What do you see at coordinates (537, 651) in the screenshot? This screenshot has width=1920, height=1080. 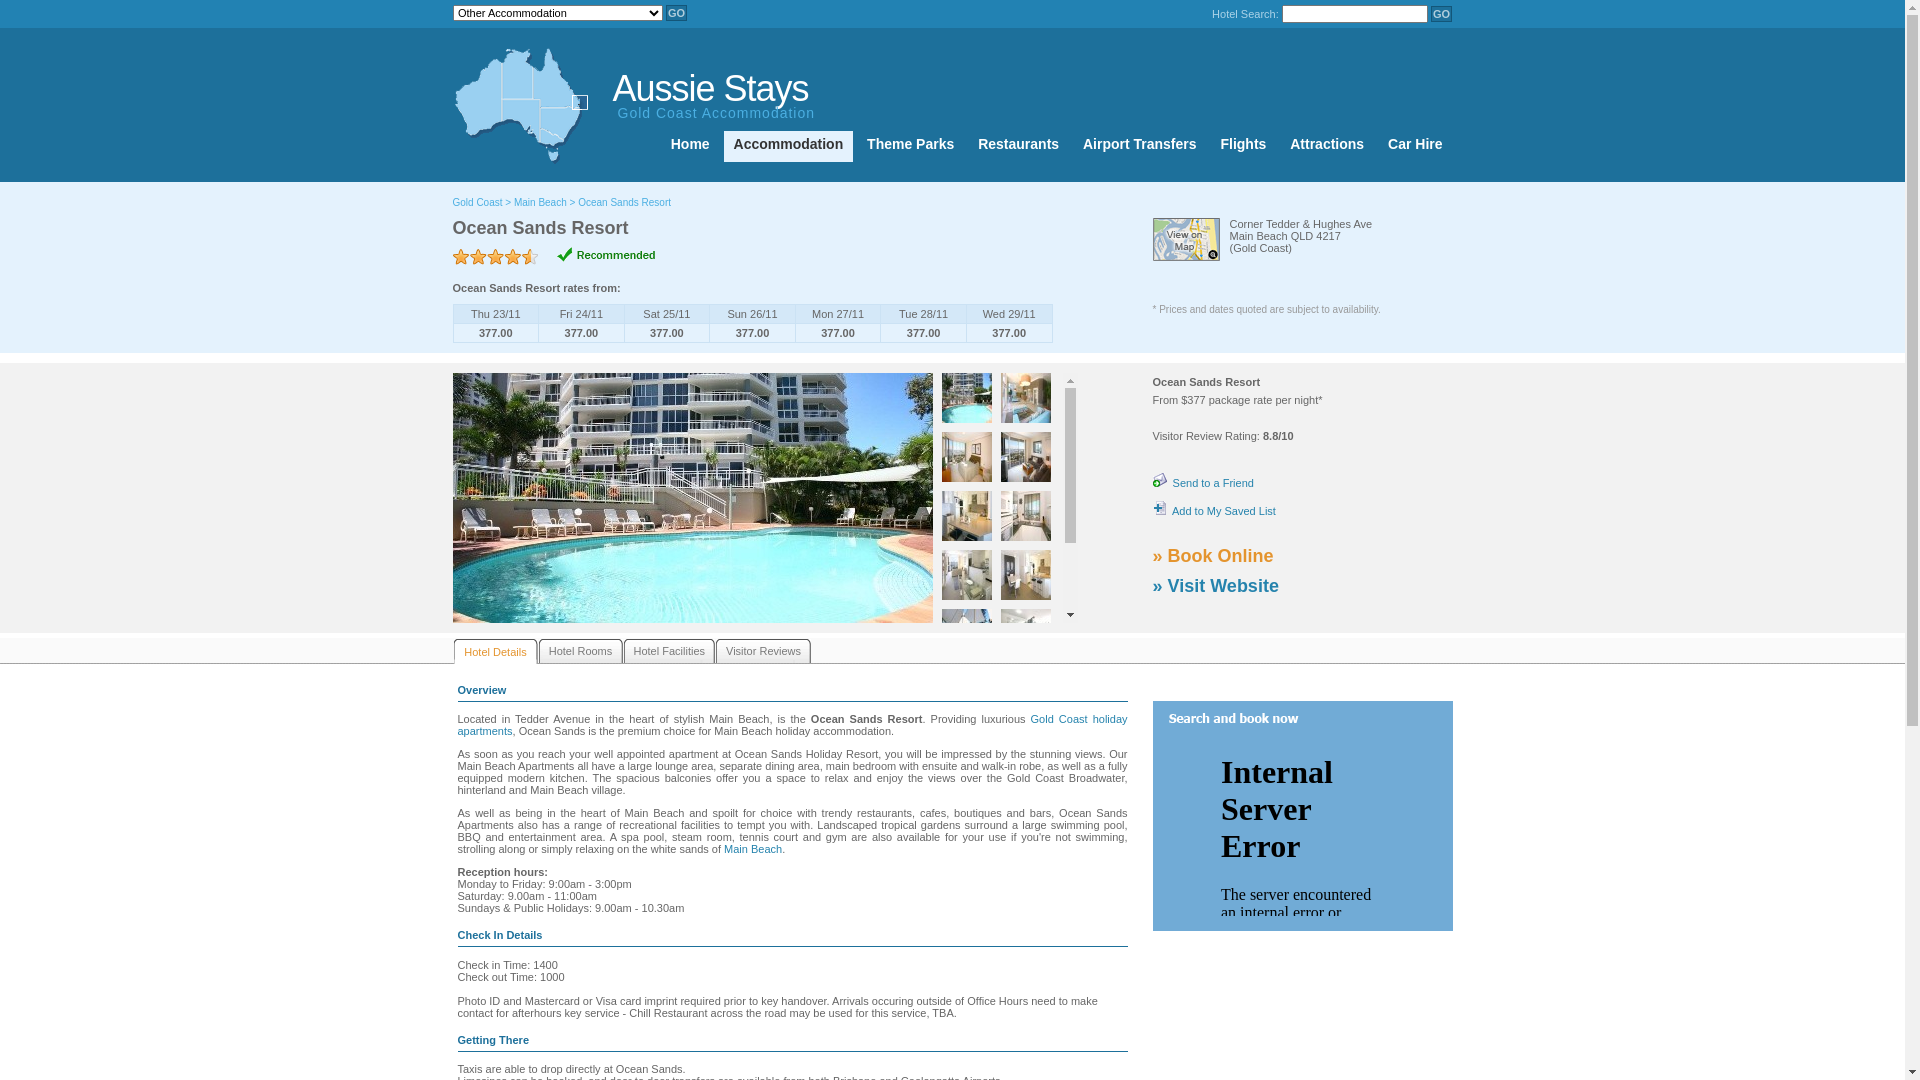 I see `'Hotel Rooms'` at bounding box center [537, 651].